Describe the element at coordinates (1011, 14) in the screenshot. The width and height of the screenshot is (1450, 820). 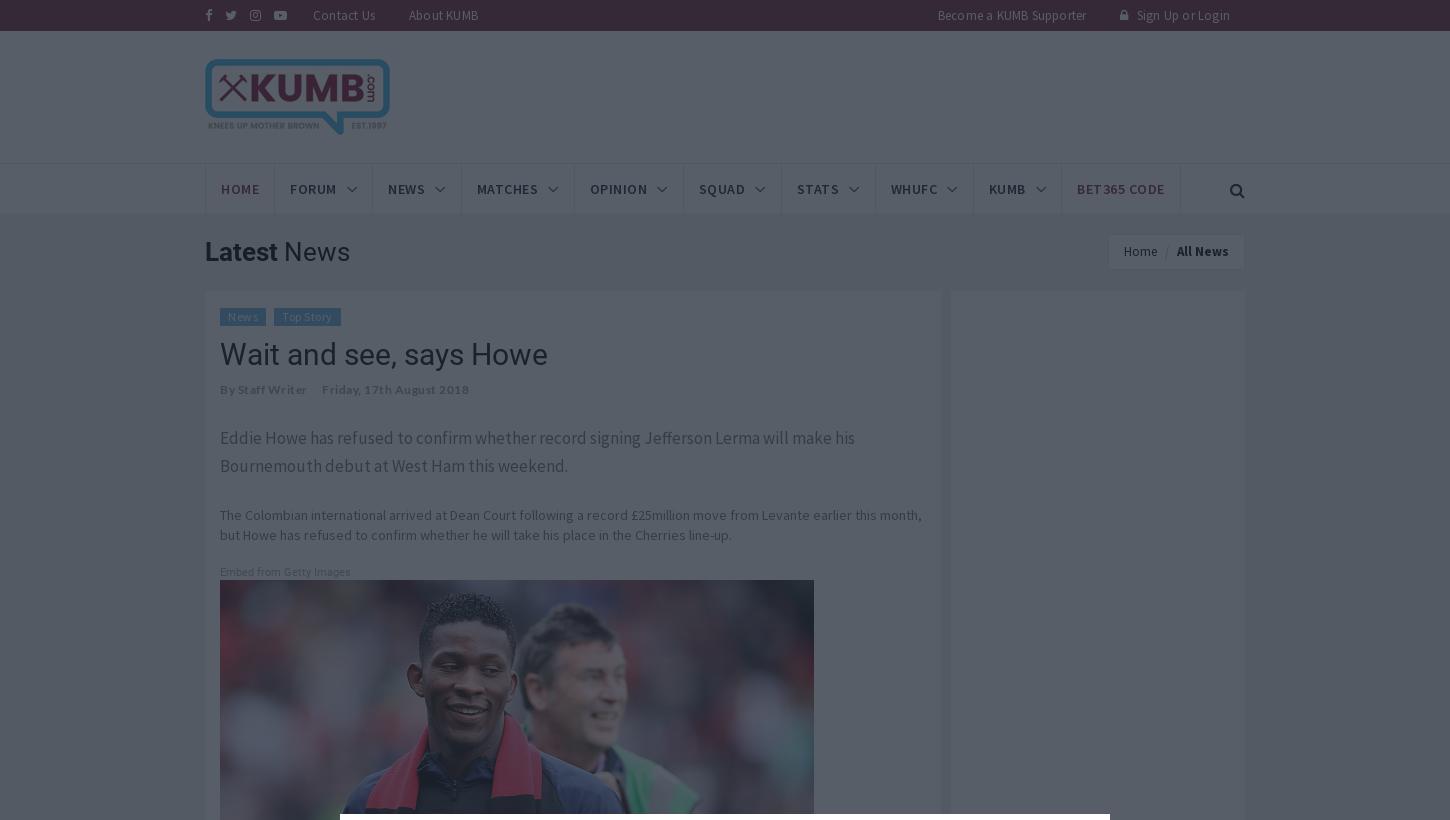
I see `'Become a KUMB Supporter'` at that location.